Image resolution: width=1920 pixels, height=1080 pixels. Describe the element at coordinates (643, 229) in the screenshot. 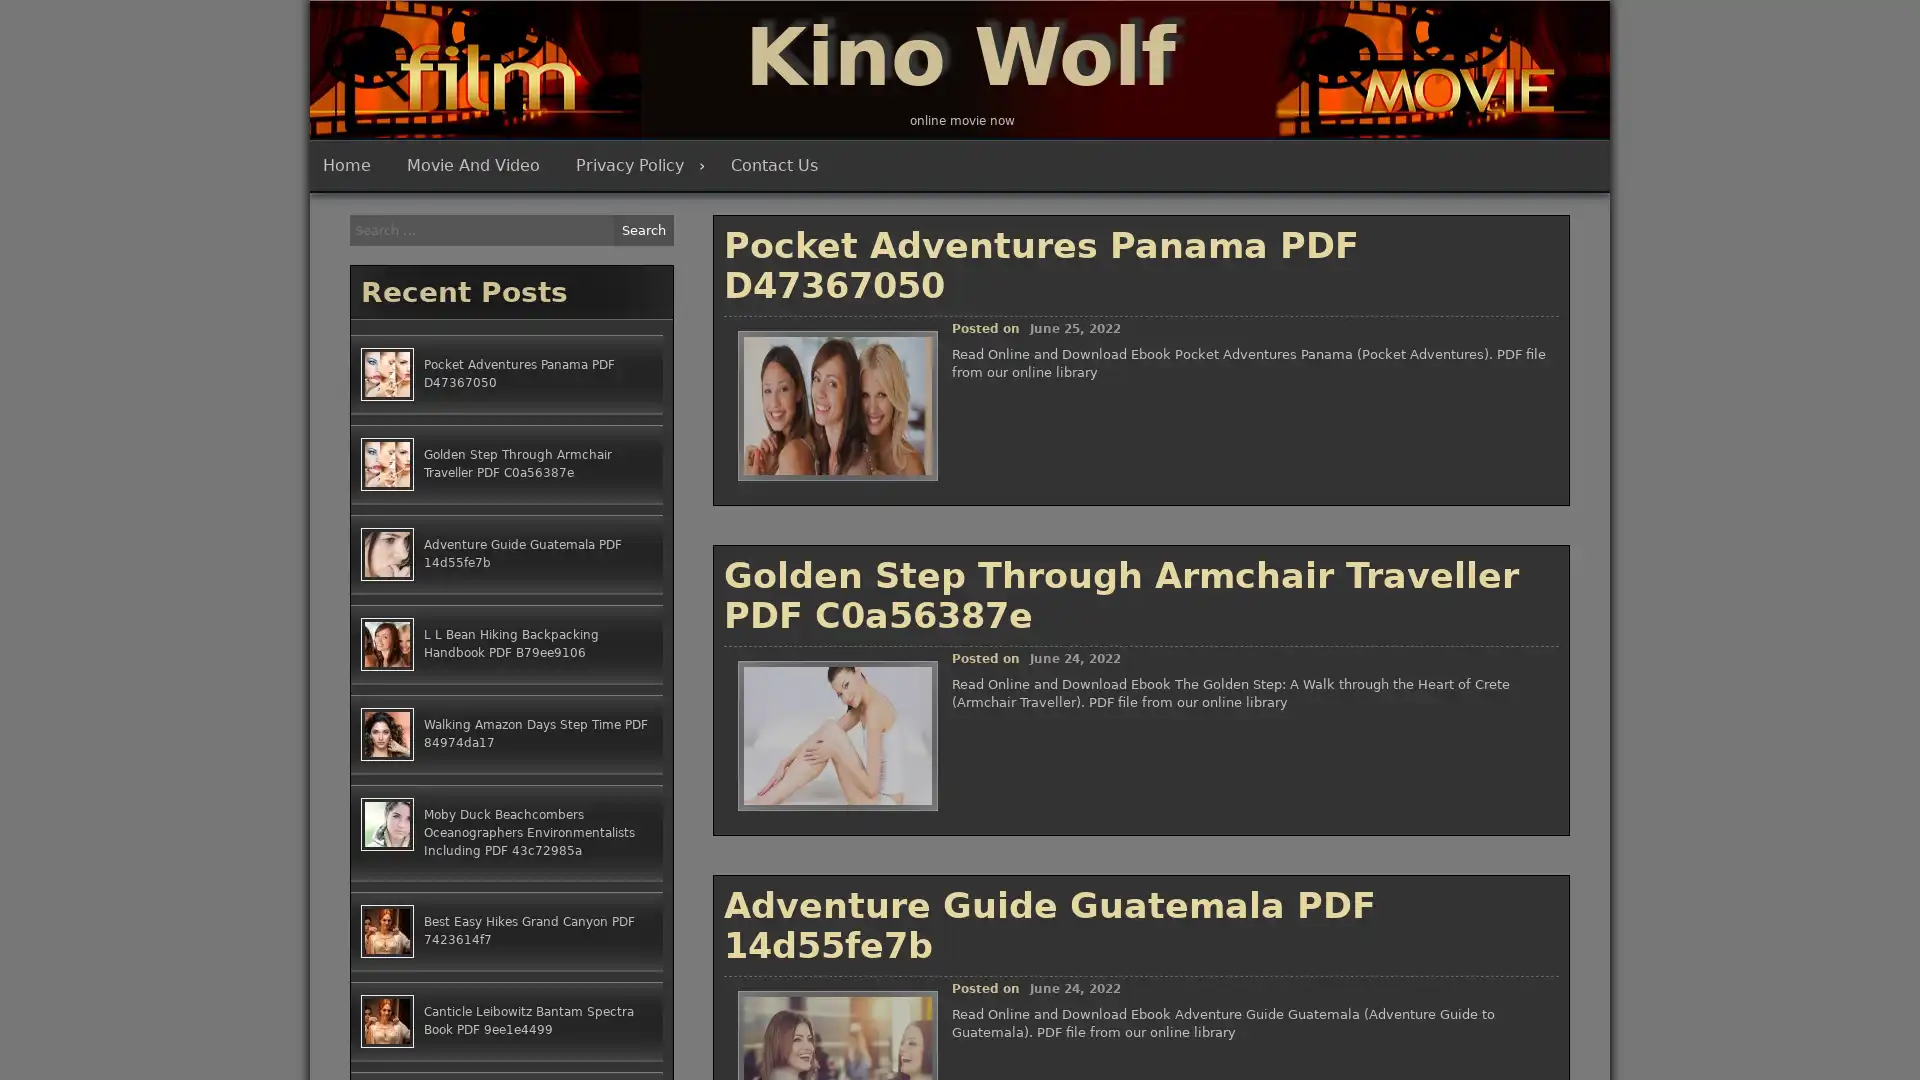

I see `Search` at that location.